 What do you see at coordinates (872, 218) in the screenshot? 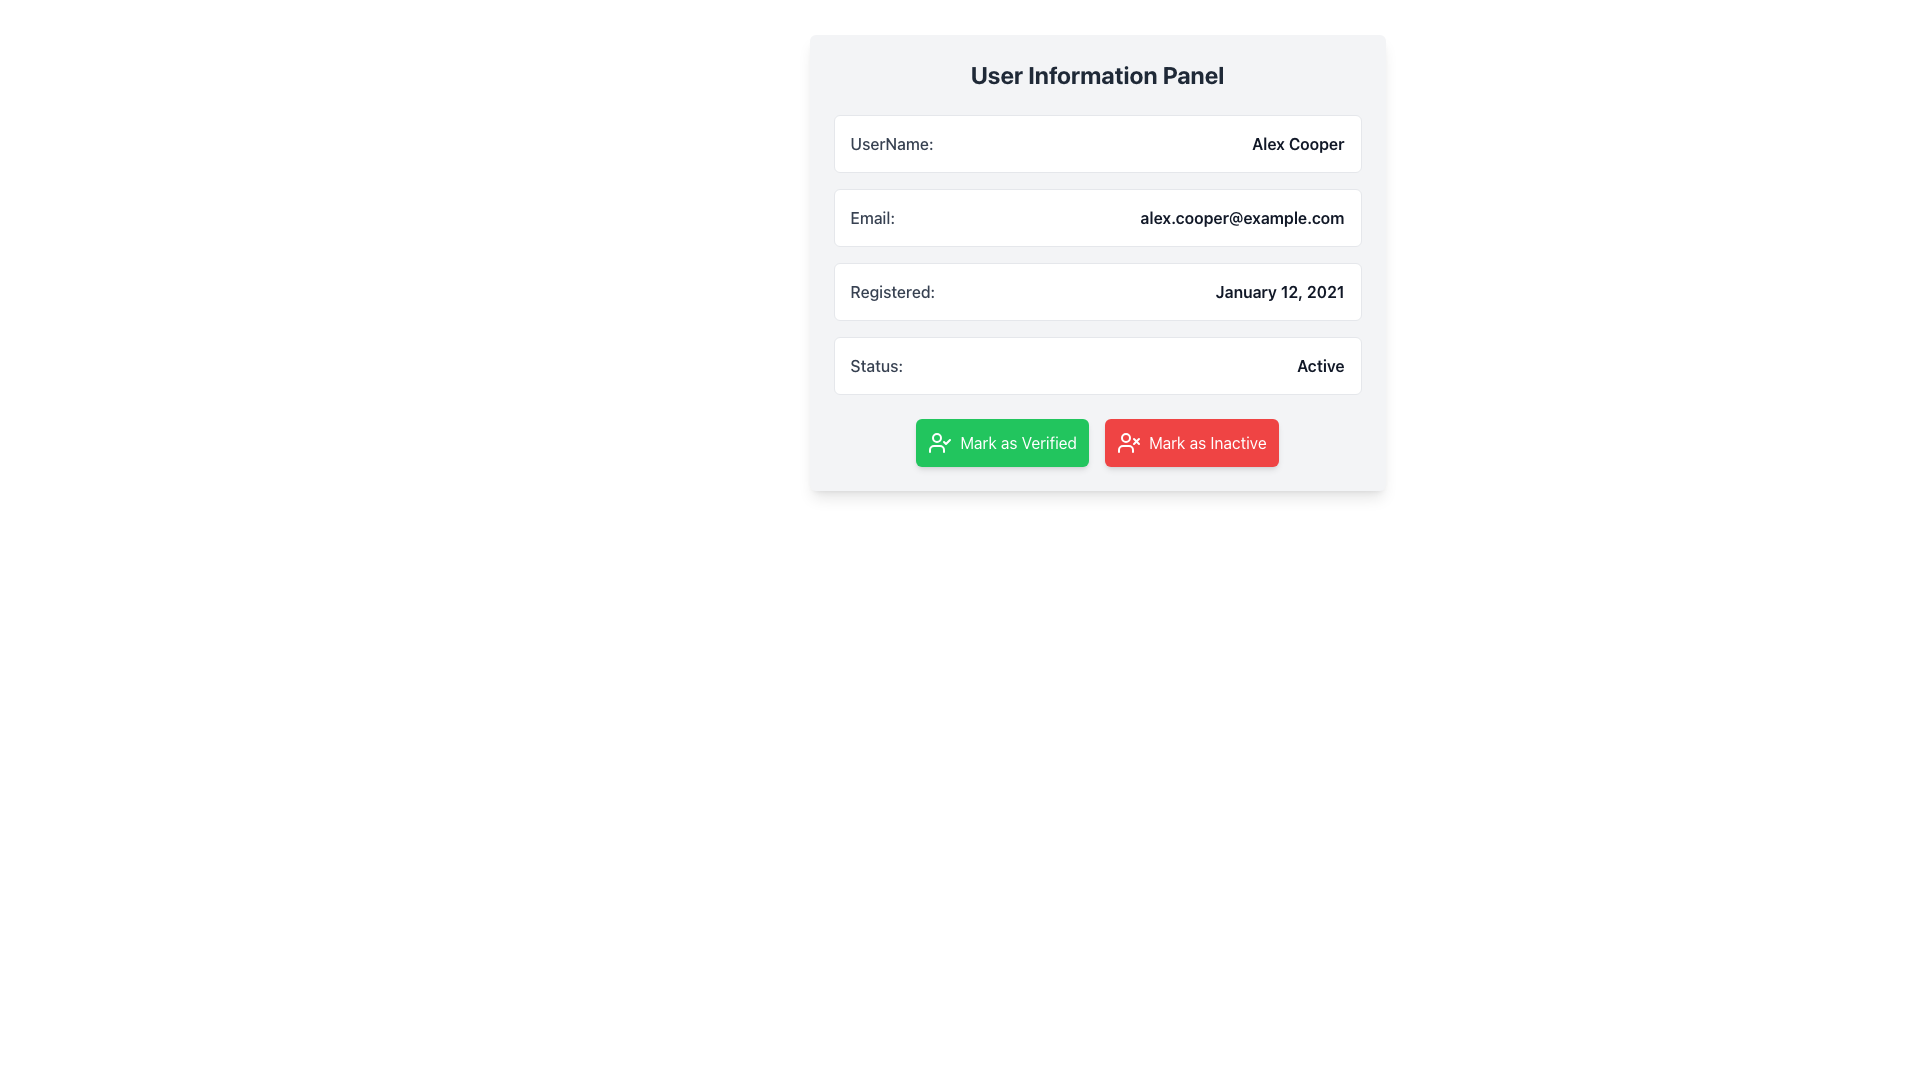
I see `the 'Email' label text element that precedes the email address 'alex.cooper@example.com' in the user information panel` at bounding box center [872, 218].